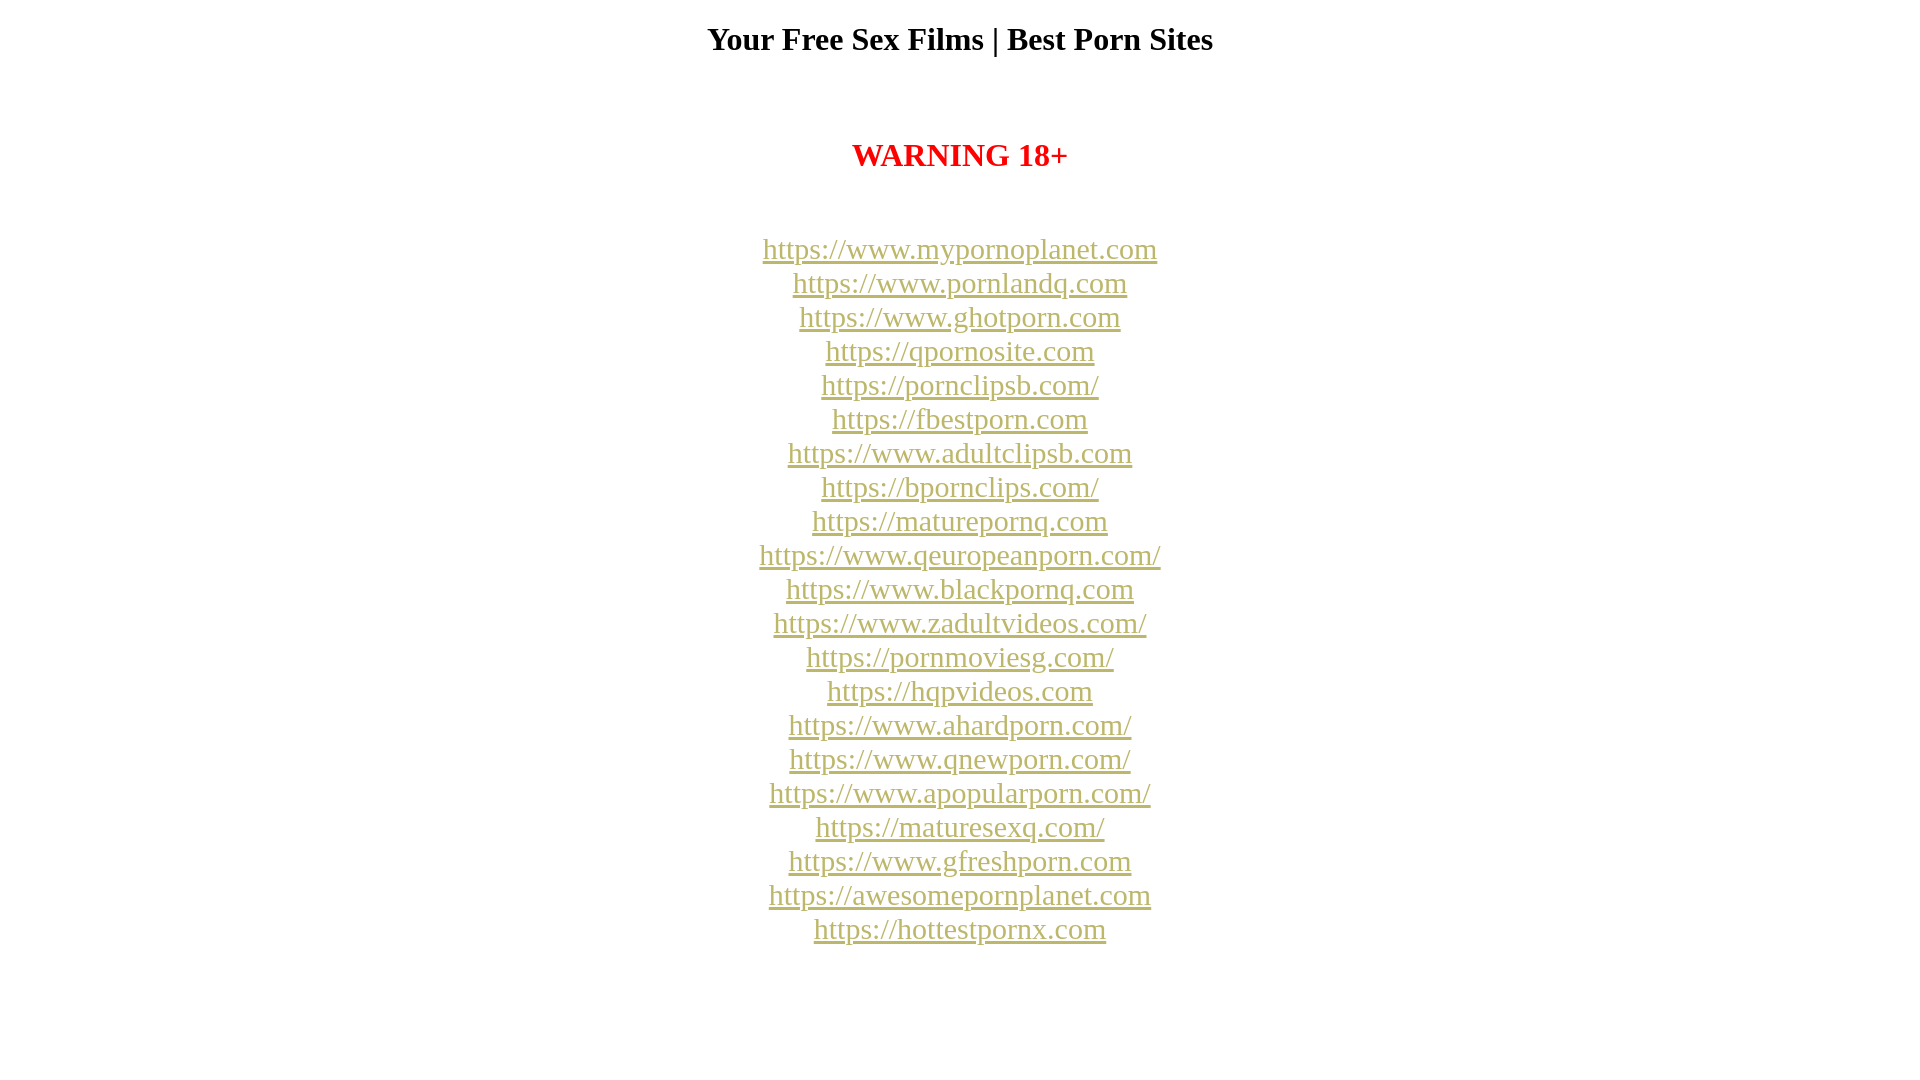  Describe the element at coordinates (960, 587) in the screenshot. I see `'https://www.blackpornq.com'` at that location.